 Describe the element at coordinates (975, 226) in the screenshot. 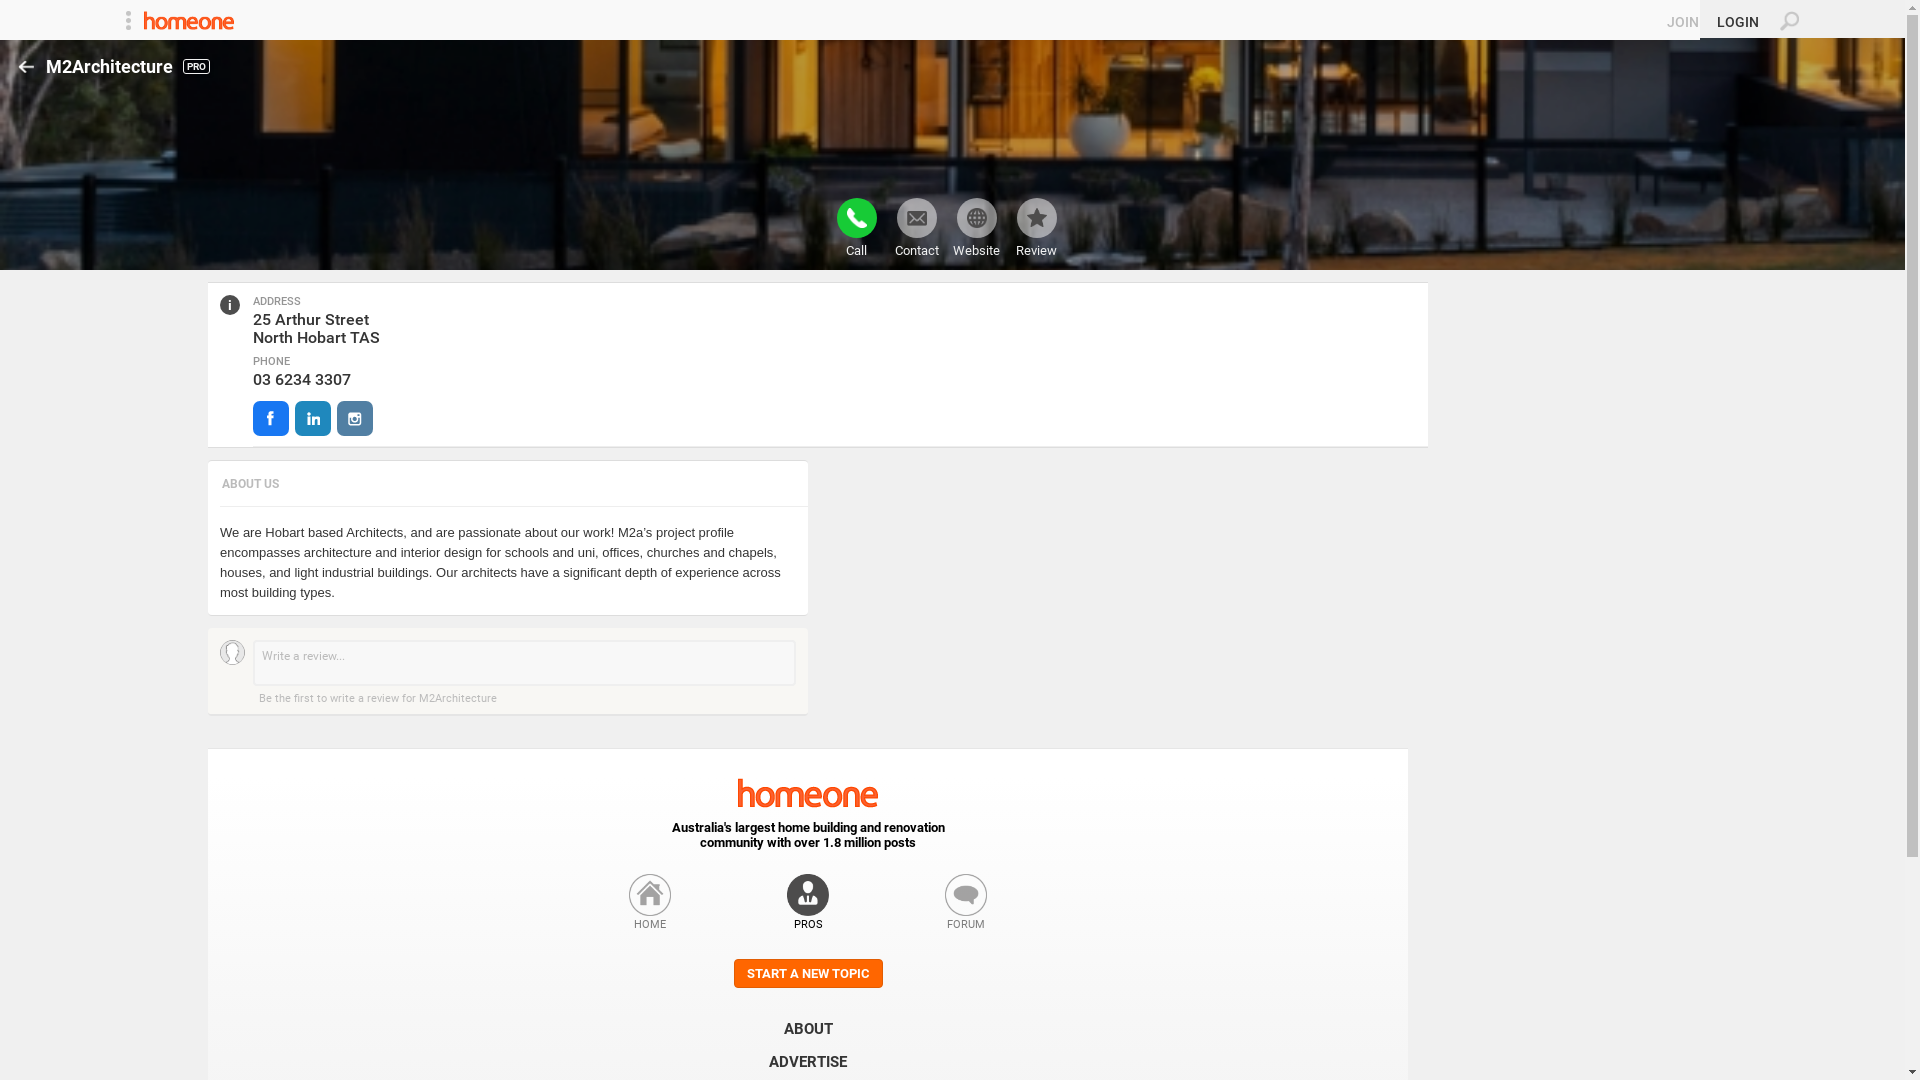

I see `'Website'` at that location.